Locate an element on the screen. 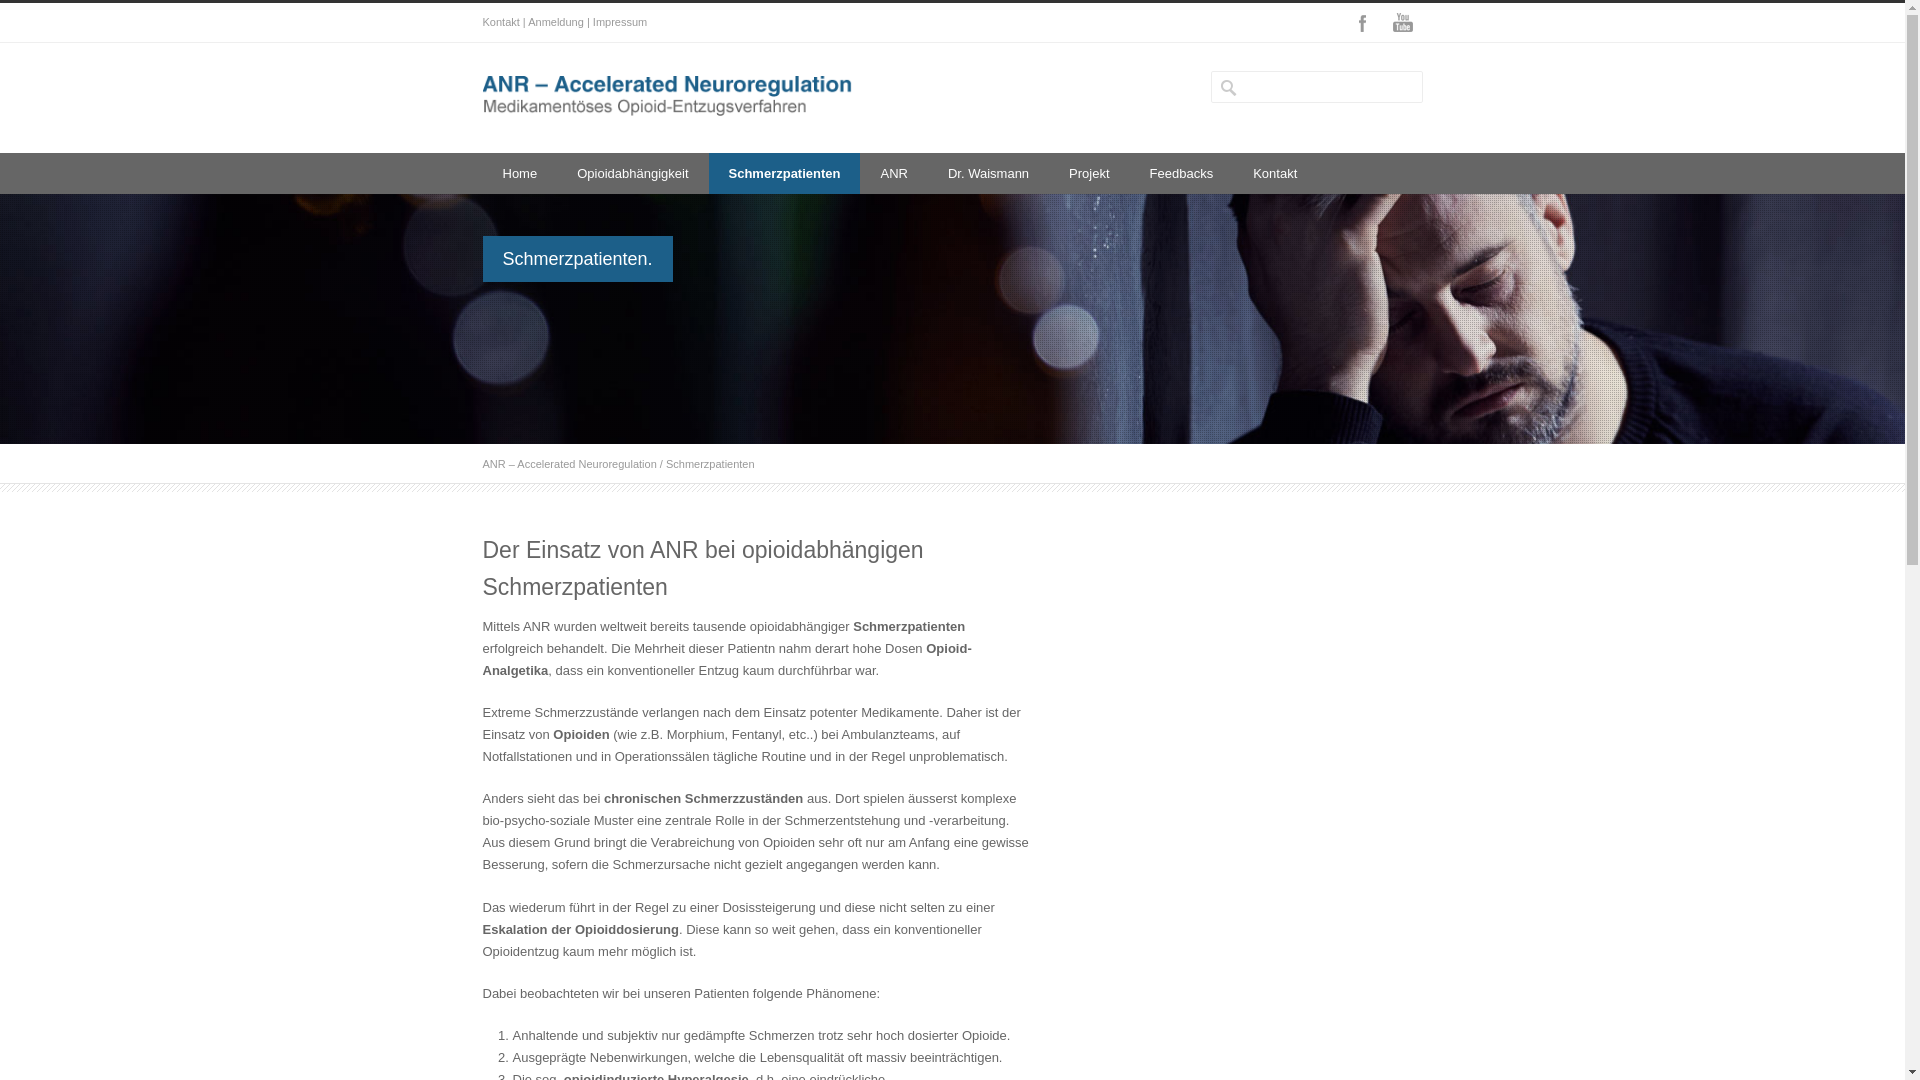 This screenshot has height=1080, width=1920. 'Home' is located at coordinates (519, 172).